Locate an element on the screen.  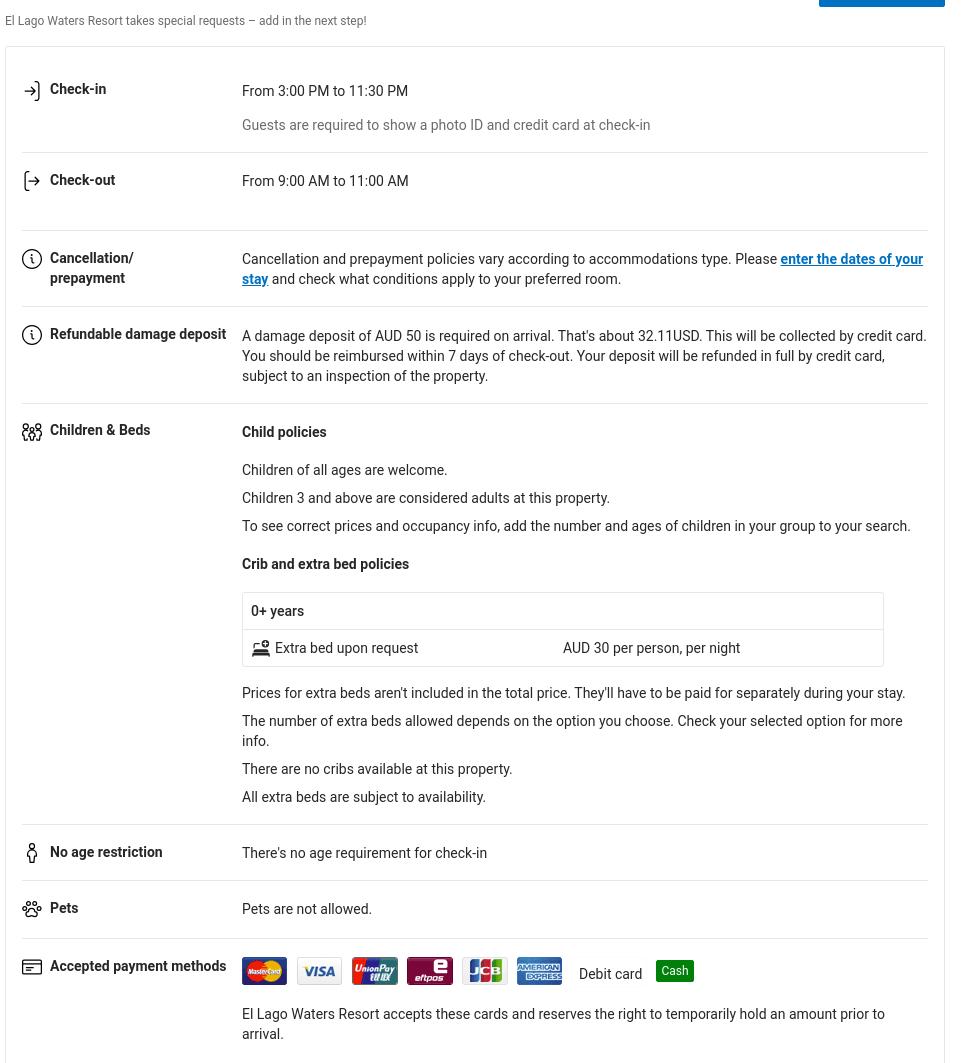
'Extra bed upon request' is located at coordinates (346, 646).